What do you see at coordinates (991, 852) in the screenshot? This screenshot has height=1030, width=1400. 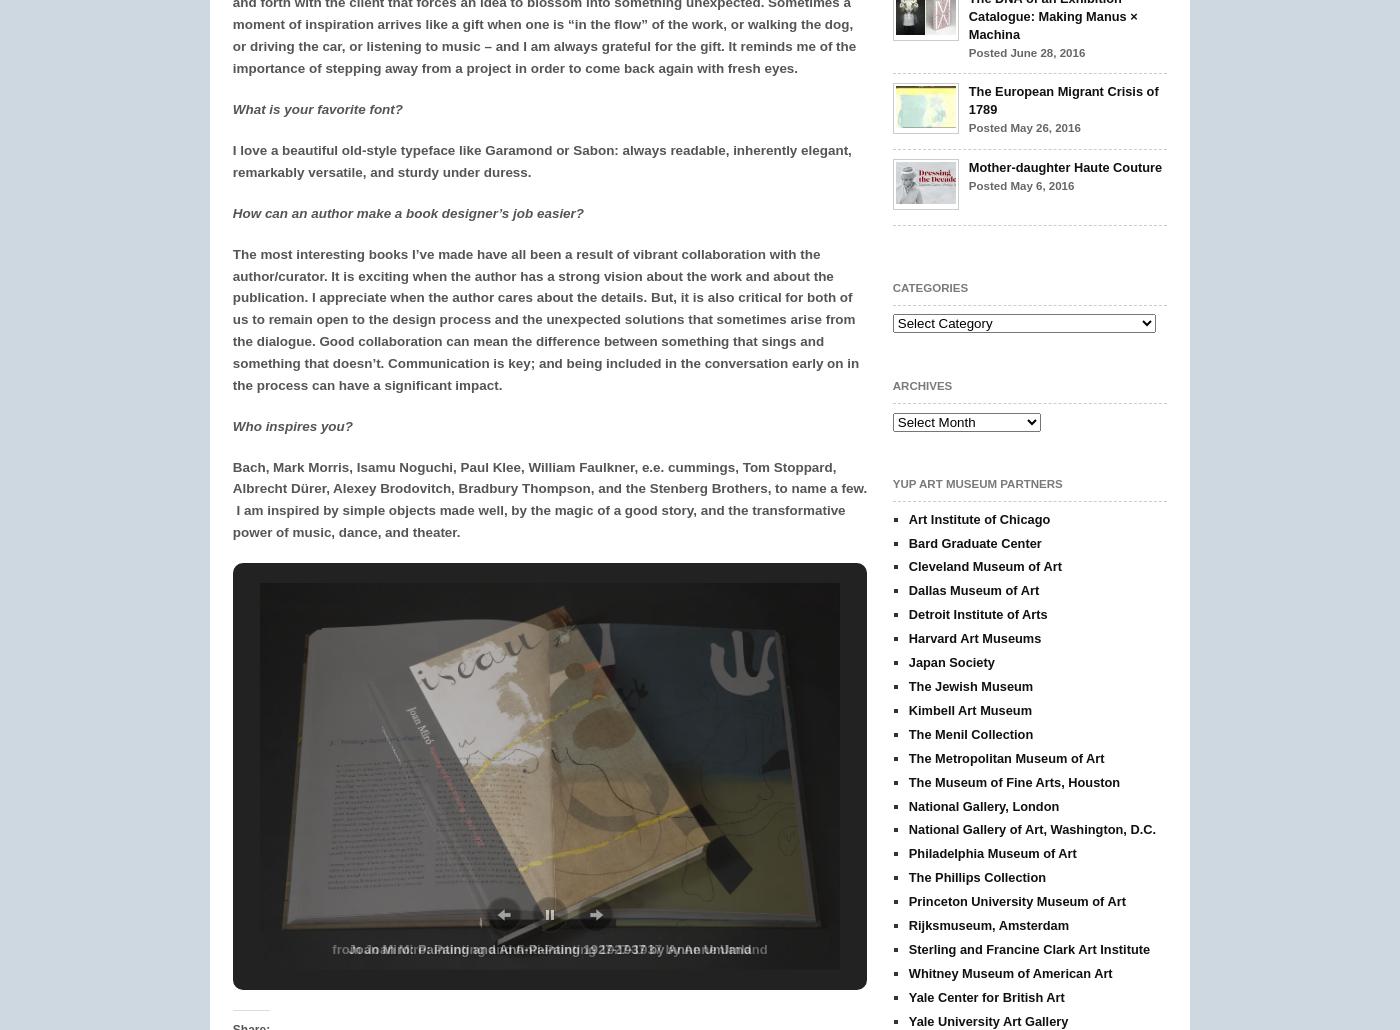 I see `'Philadelphia Museum of Art'` at bounding box center [991, 852].